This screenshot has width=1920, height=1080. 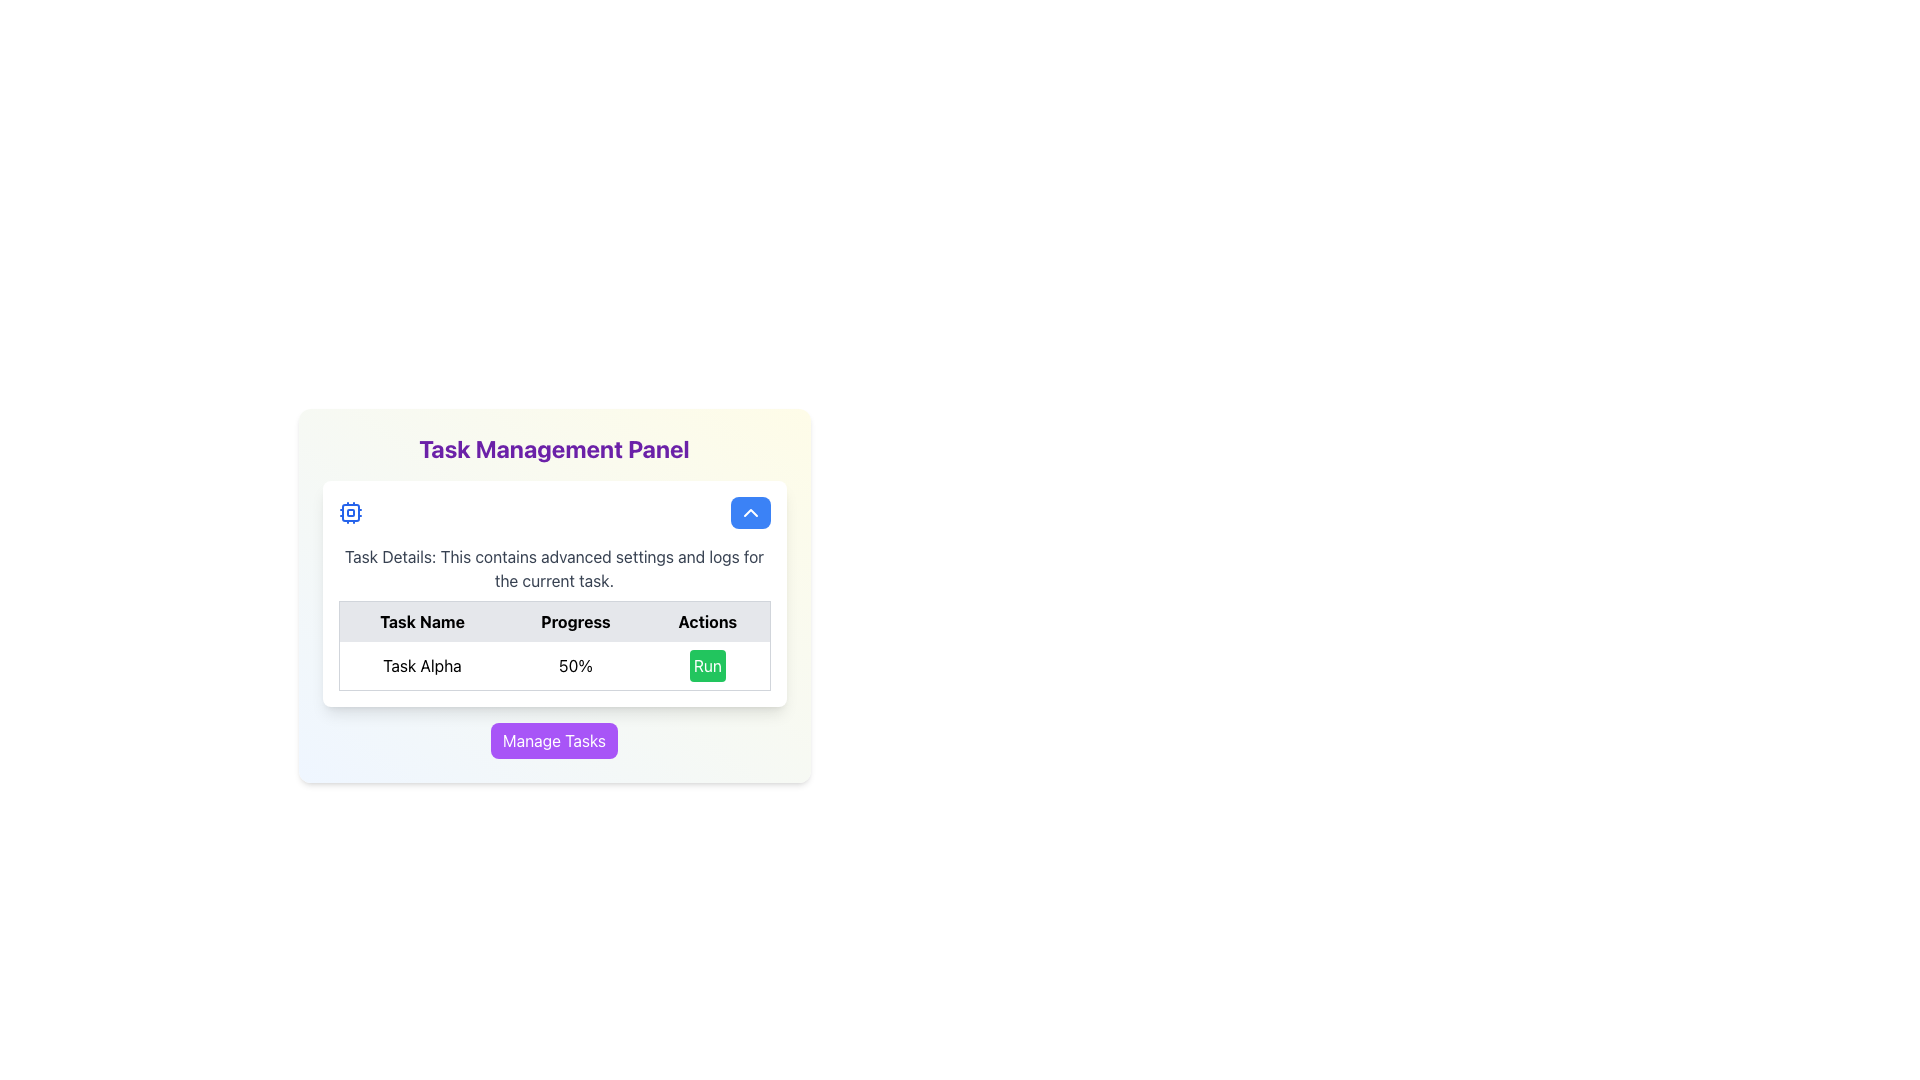 What do you see at coordinates (554, 645) in the screenshot?
I see `displayed progress value '50%' from the table cell located in the second column of the second row under the 'Progress' header` at bounding box center [554, 645].